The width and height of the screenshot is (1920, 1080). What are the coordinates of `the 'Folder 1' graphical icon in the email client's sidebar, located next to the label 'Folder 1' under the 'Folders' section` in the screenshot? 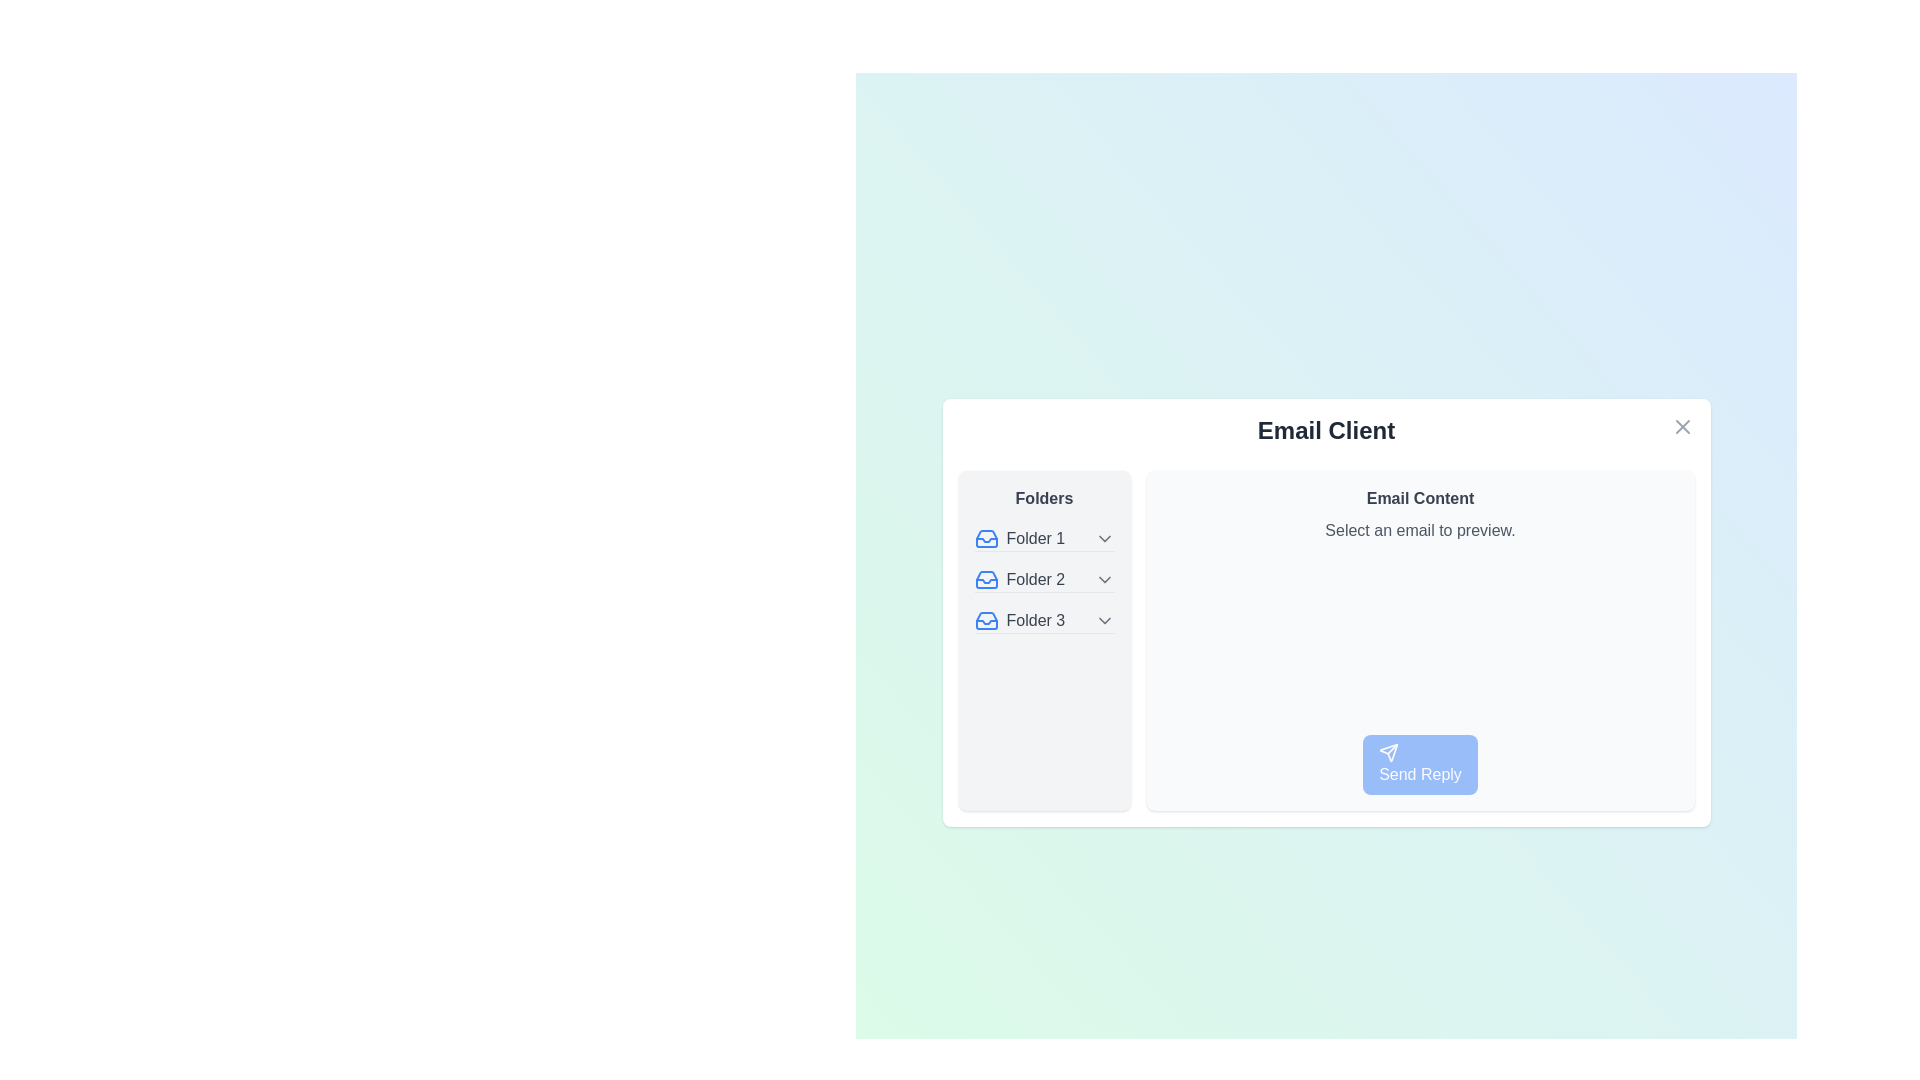 It's located at (986, 538).